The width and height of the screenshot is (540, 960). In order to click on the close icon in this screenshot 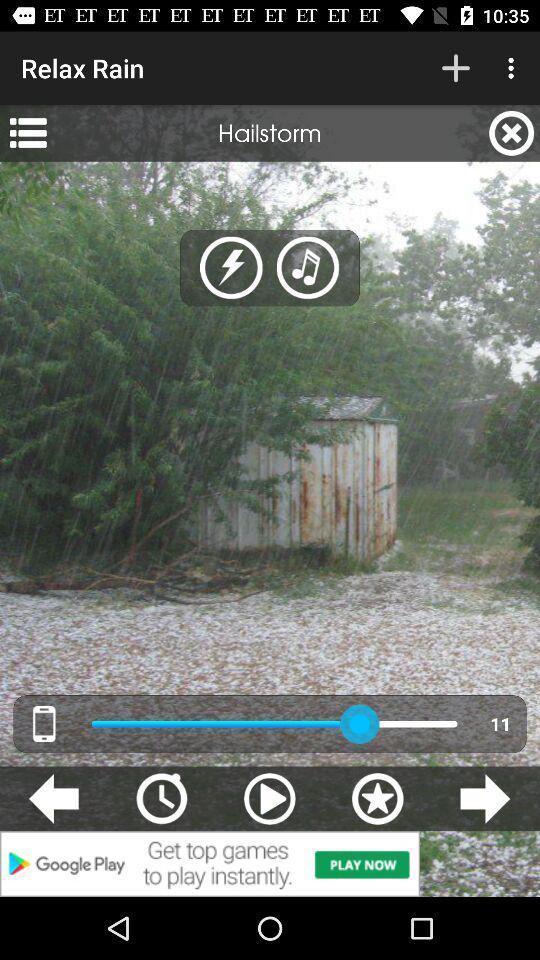, I will do `click(511, 132)`.